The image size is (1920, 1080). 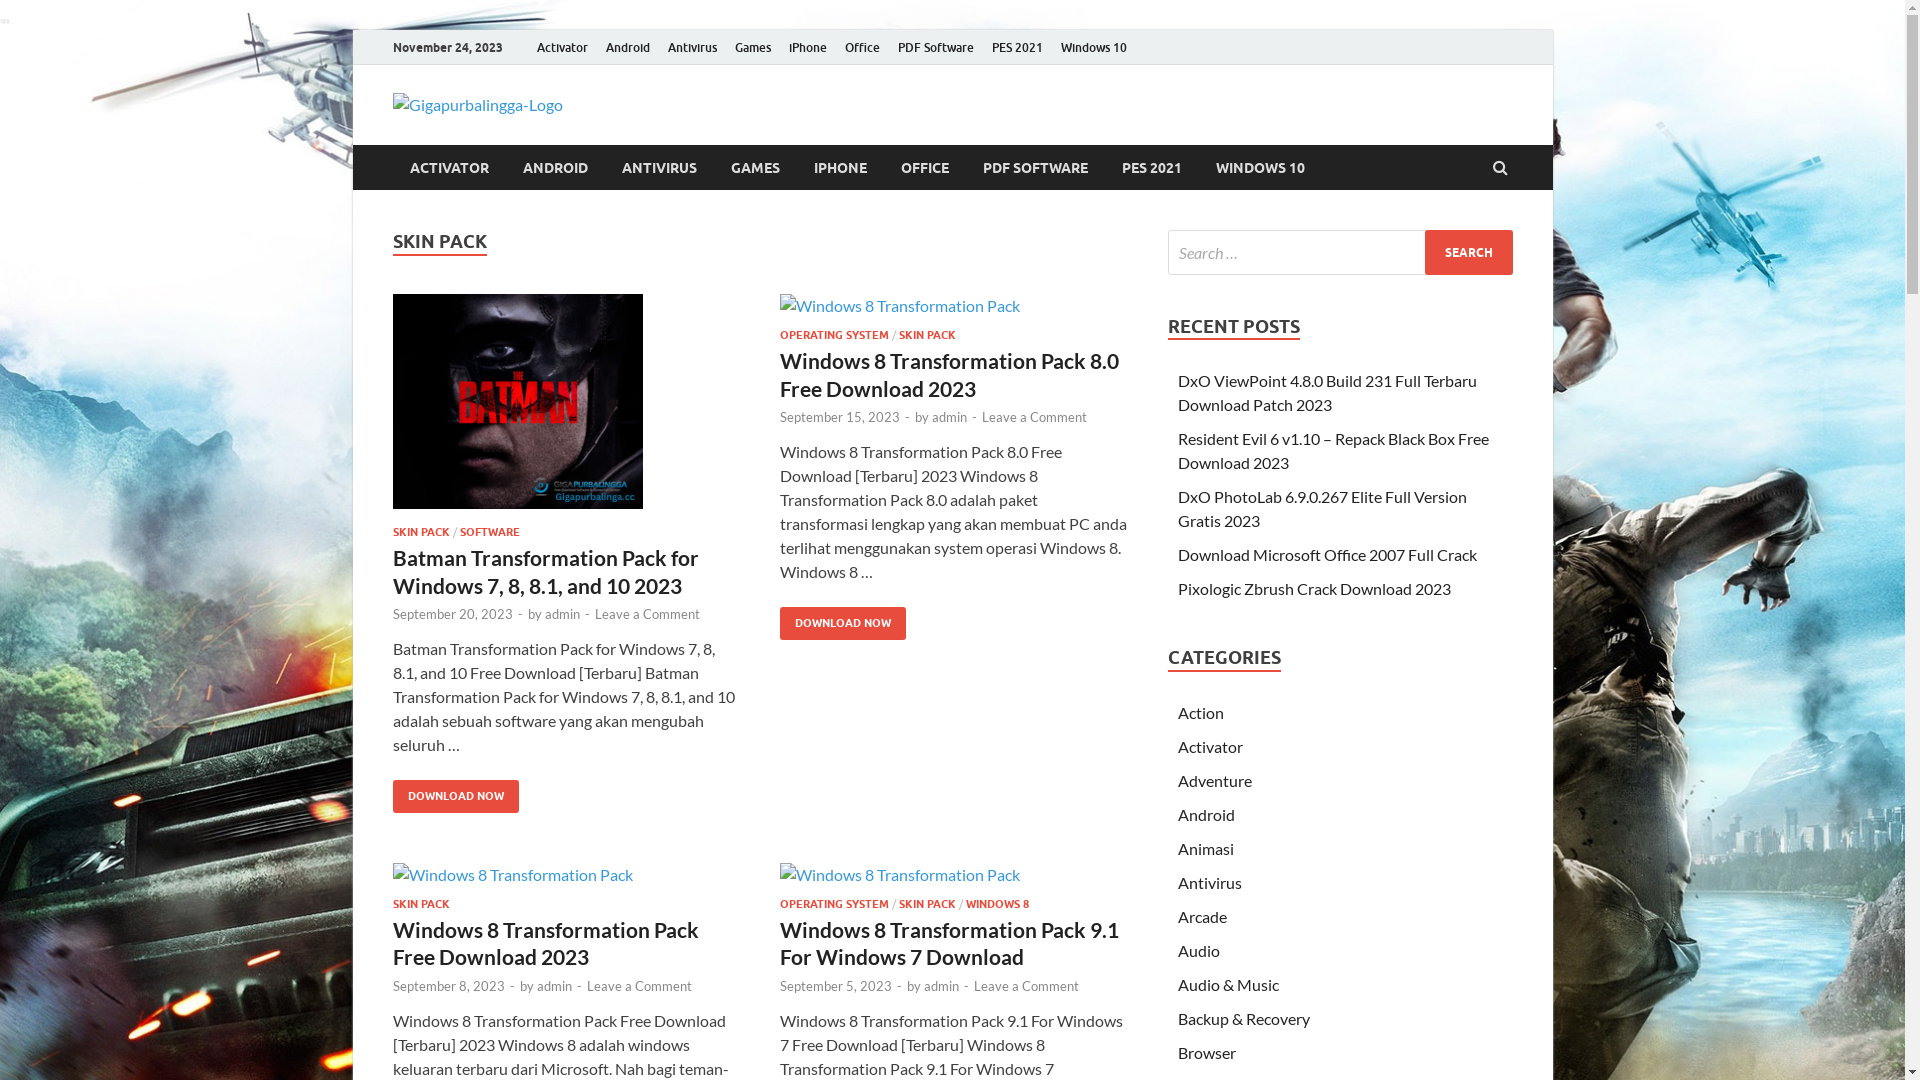 I want to click on 'September 5, 2023', so click(x=778, y=985).